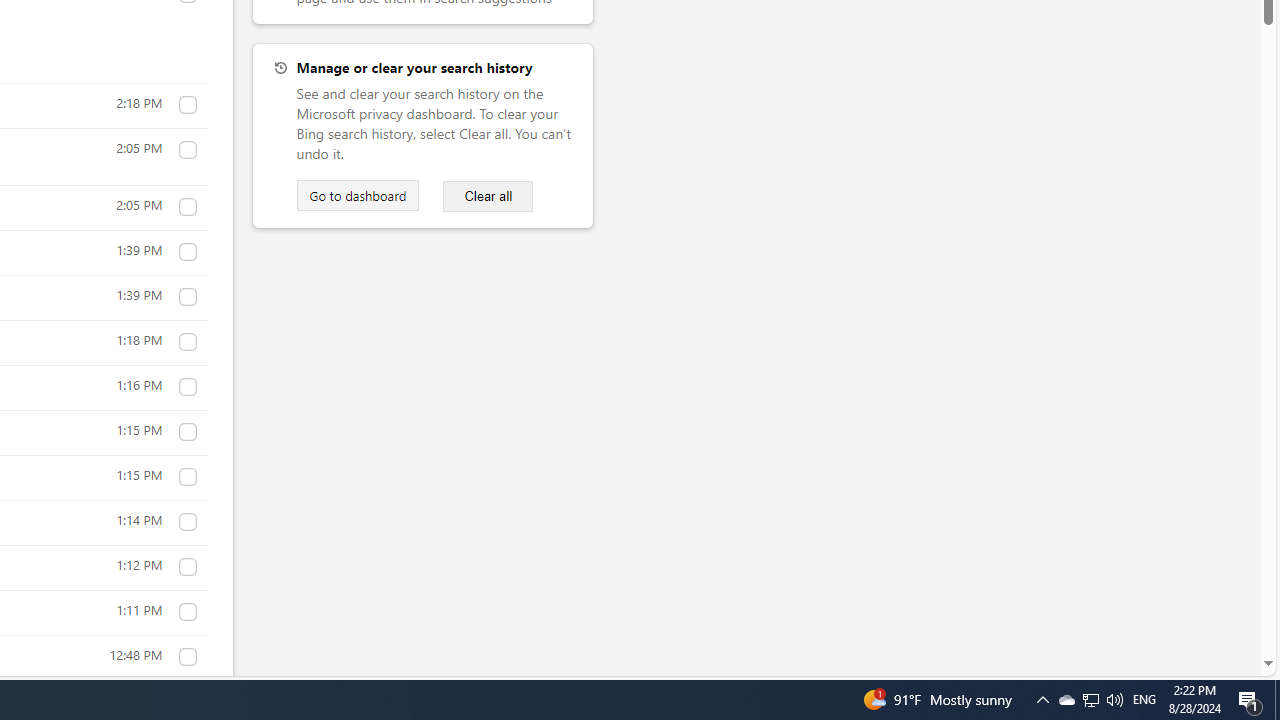 The width and height of the screenshot is (1280, 720). What do you see at coordinates (187, 657) in the screenshot?
I see `'Collectibles & Fine Art | Sports | Jerseys'` at bounding box center [187, 657].